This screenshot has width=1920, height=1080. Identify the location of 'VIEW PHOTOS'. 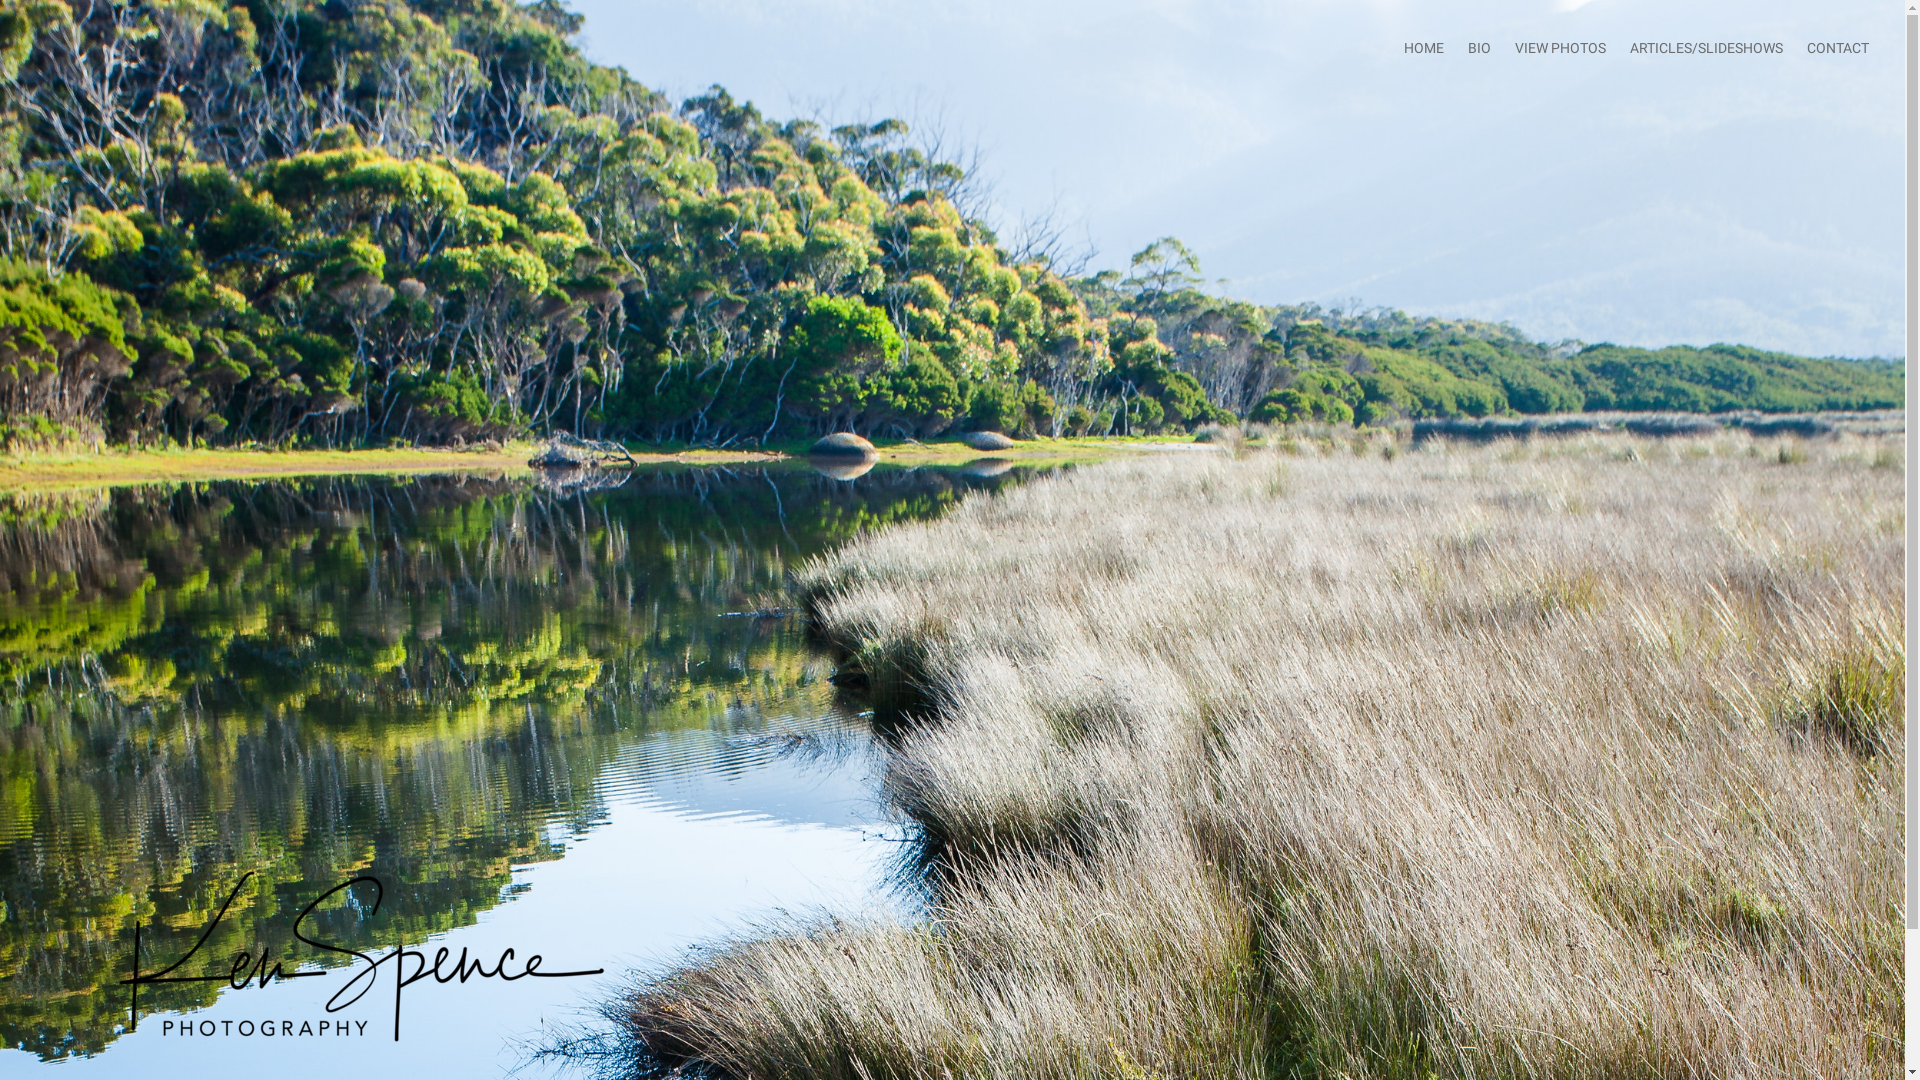
(1559, 46).